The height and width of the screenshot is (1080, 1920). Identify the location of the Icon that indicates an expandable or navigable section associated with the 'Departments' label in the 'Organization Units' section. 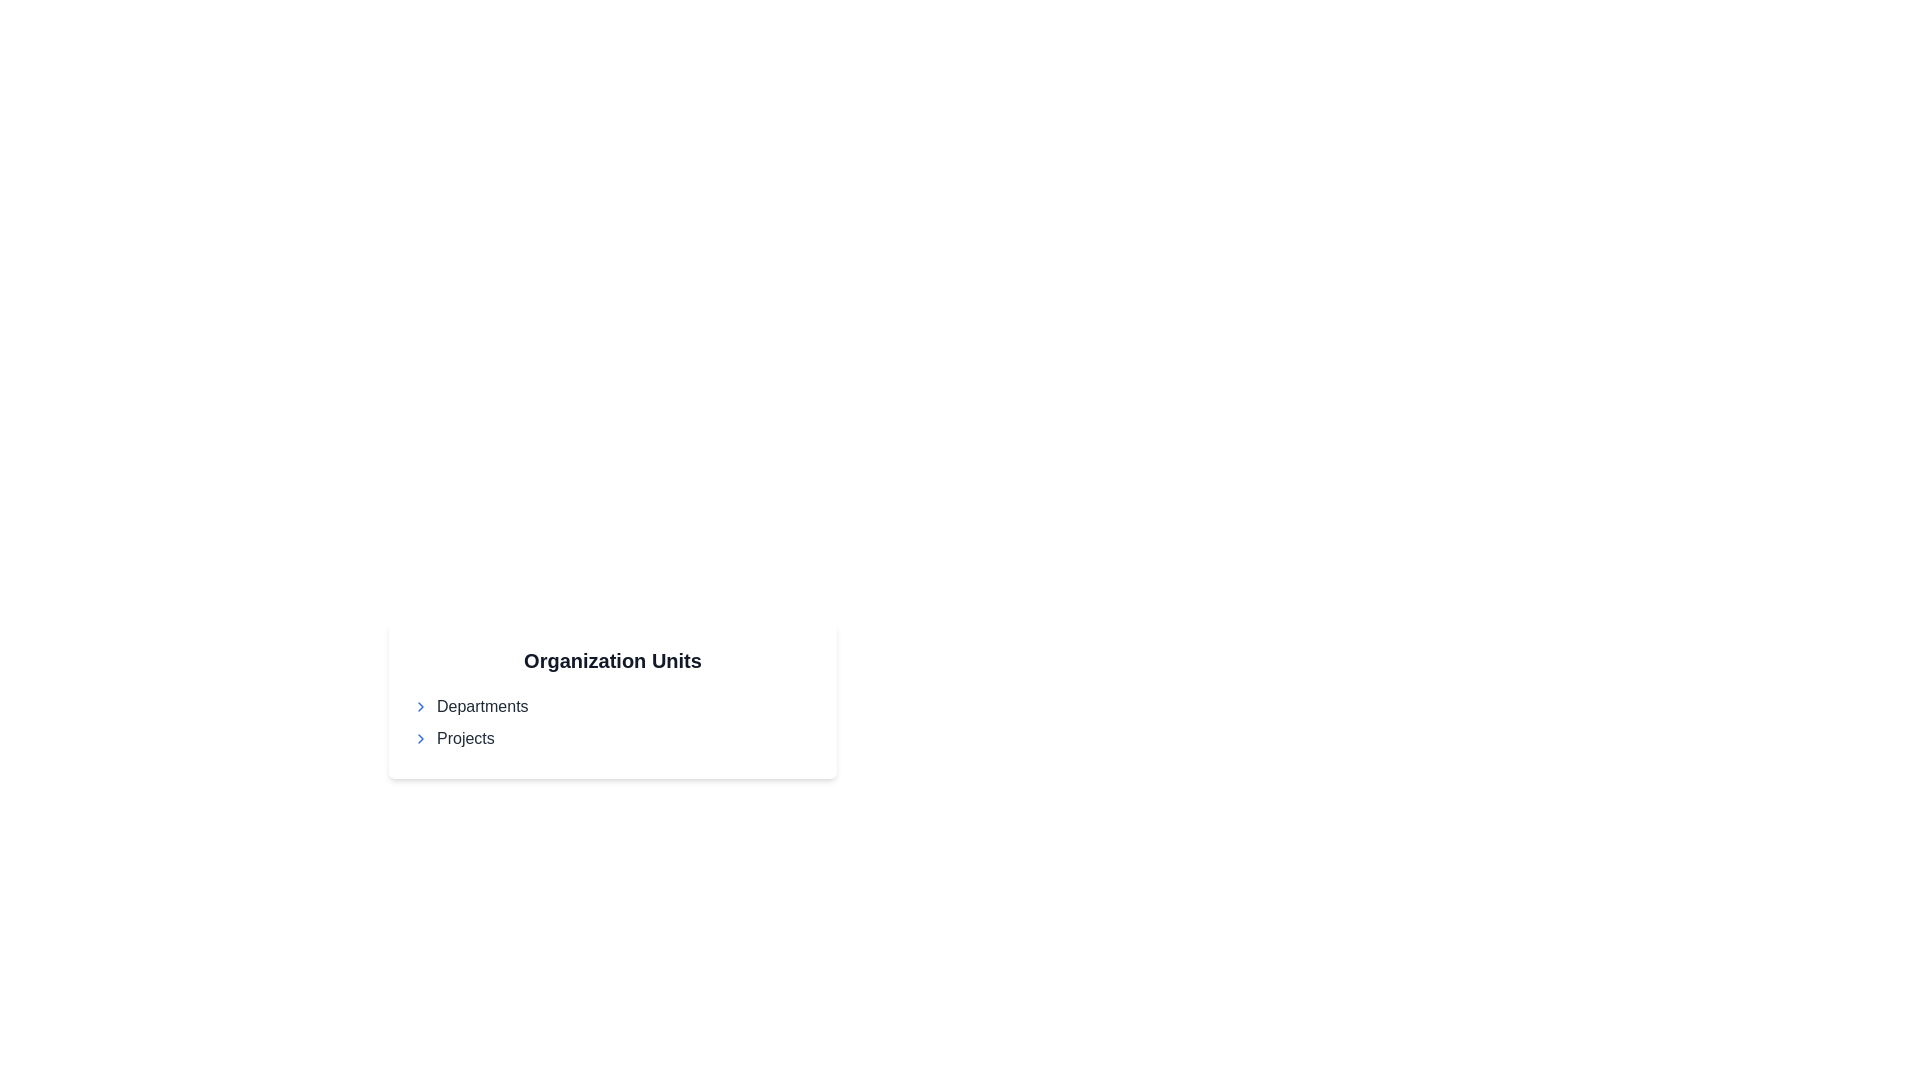
(420, 705).